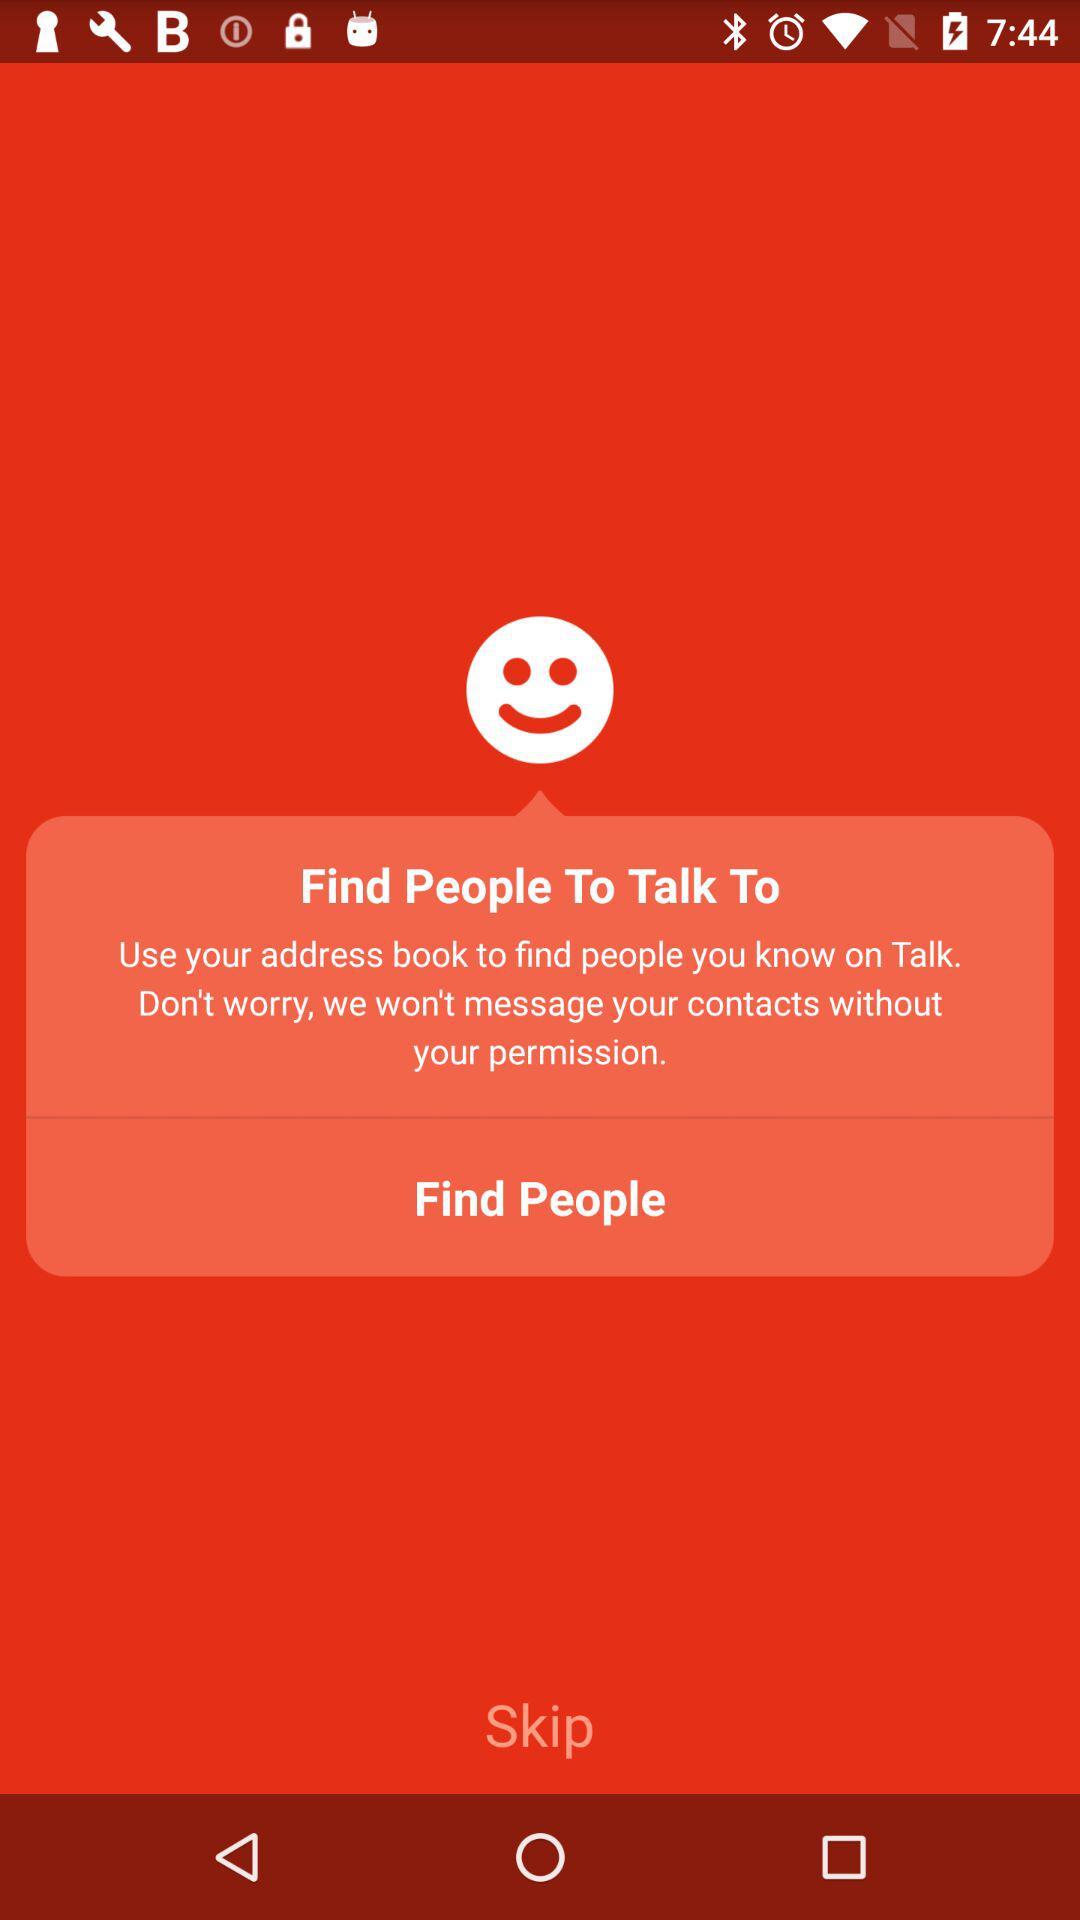 The height and width of the screenshot is (1920, 1080). What do you see at coordinates (538, 1722) in the screenshot?
I see `the skip at the bottom` at bounding box center [538, 1722].